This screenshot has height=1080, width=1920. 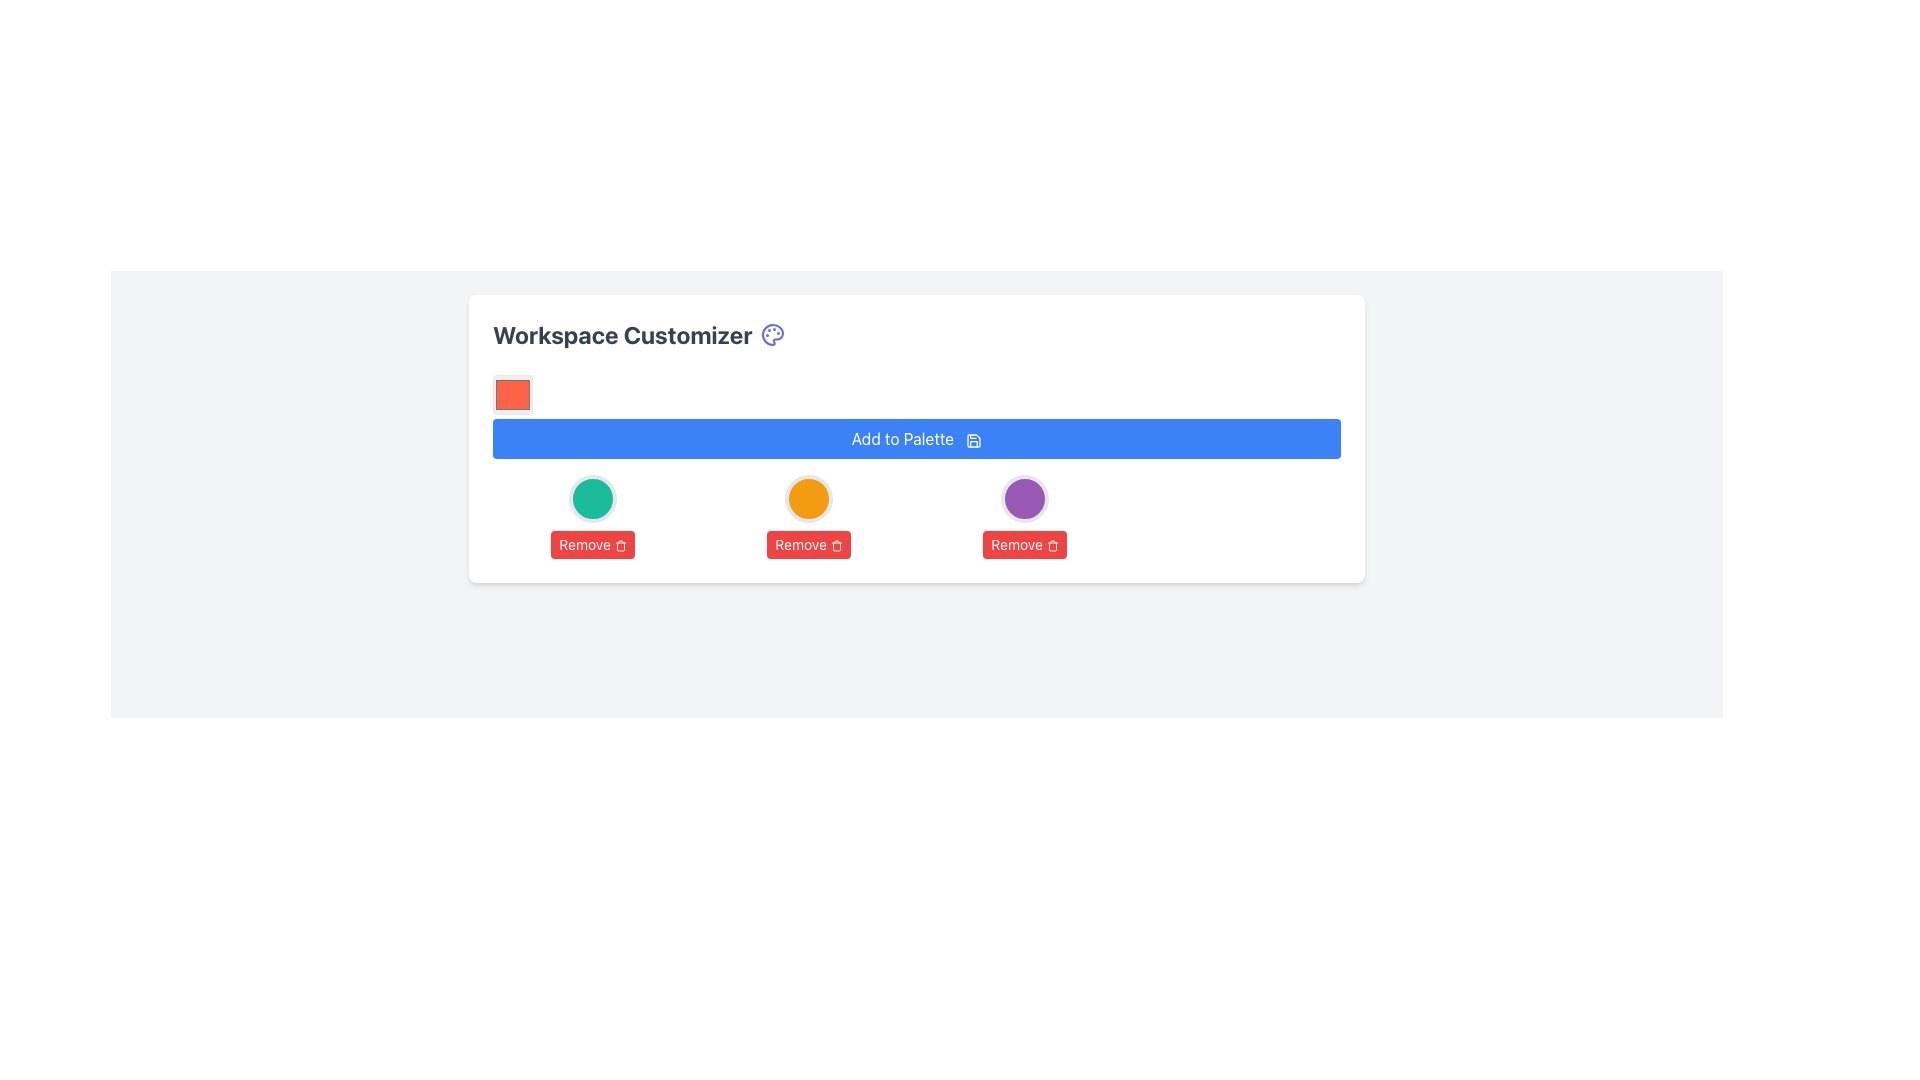 What do you see at coordinates (771, 334) in the screenshot?
I see `the icon located in the top-right corner of the workspace customizer area` at bounding box center [771, 334].